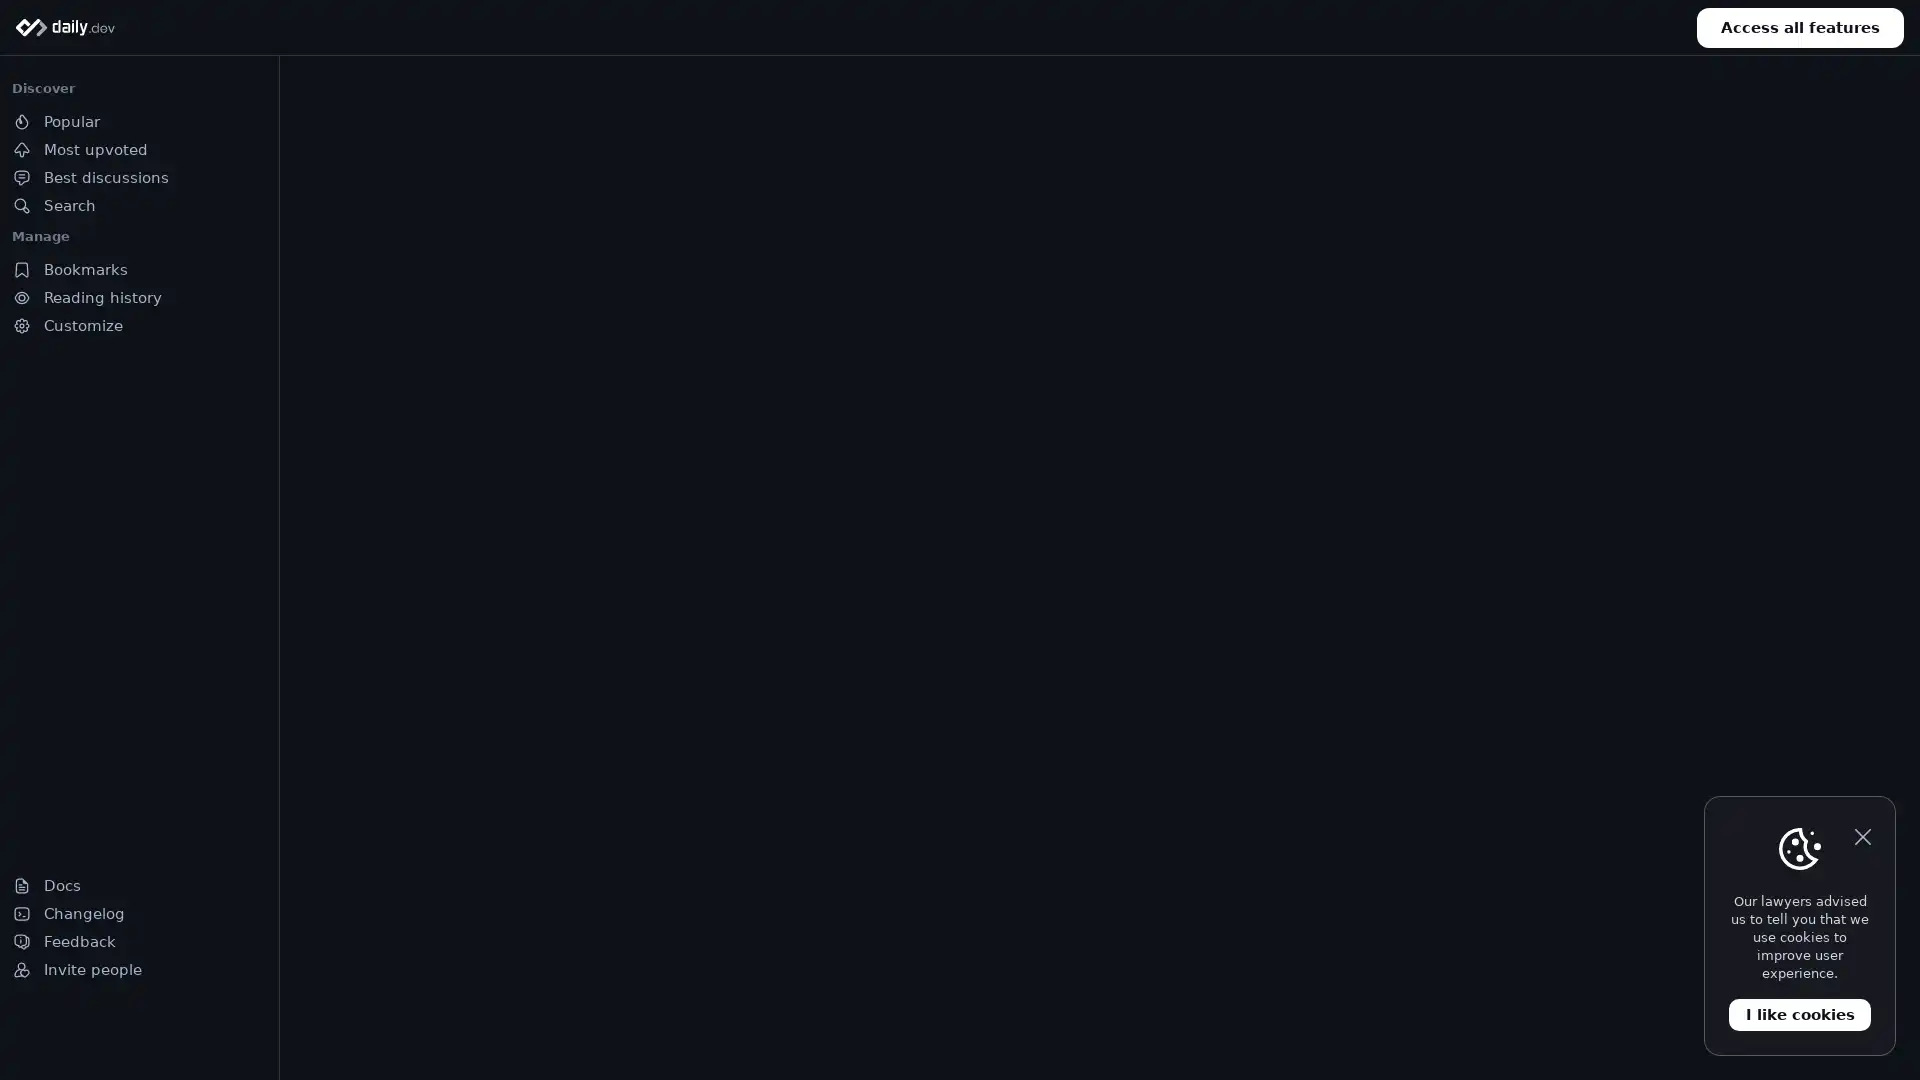  What do you see at coordinates (1400, 648) in the screenshot?
I see `Options` at bounding box center [1400, 648].